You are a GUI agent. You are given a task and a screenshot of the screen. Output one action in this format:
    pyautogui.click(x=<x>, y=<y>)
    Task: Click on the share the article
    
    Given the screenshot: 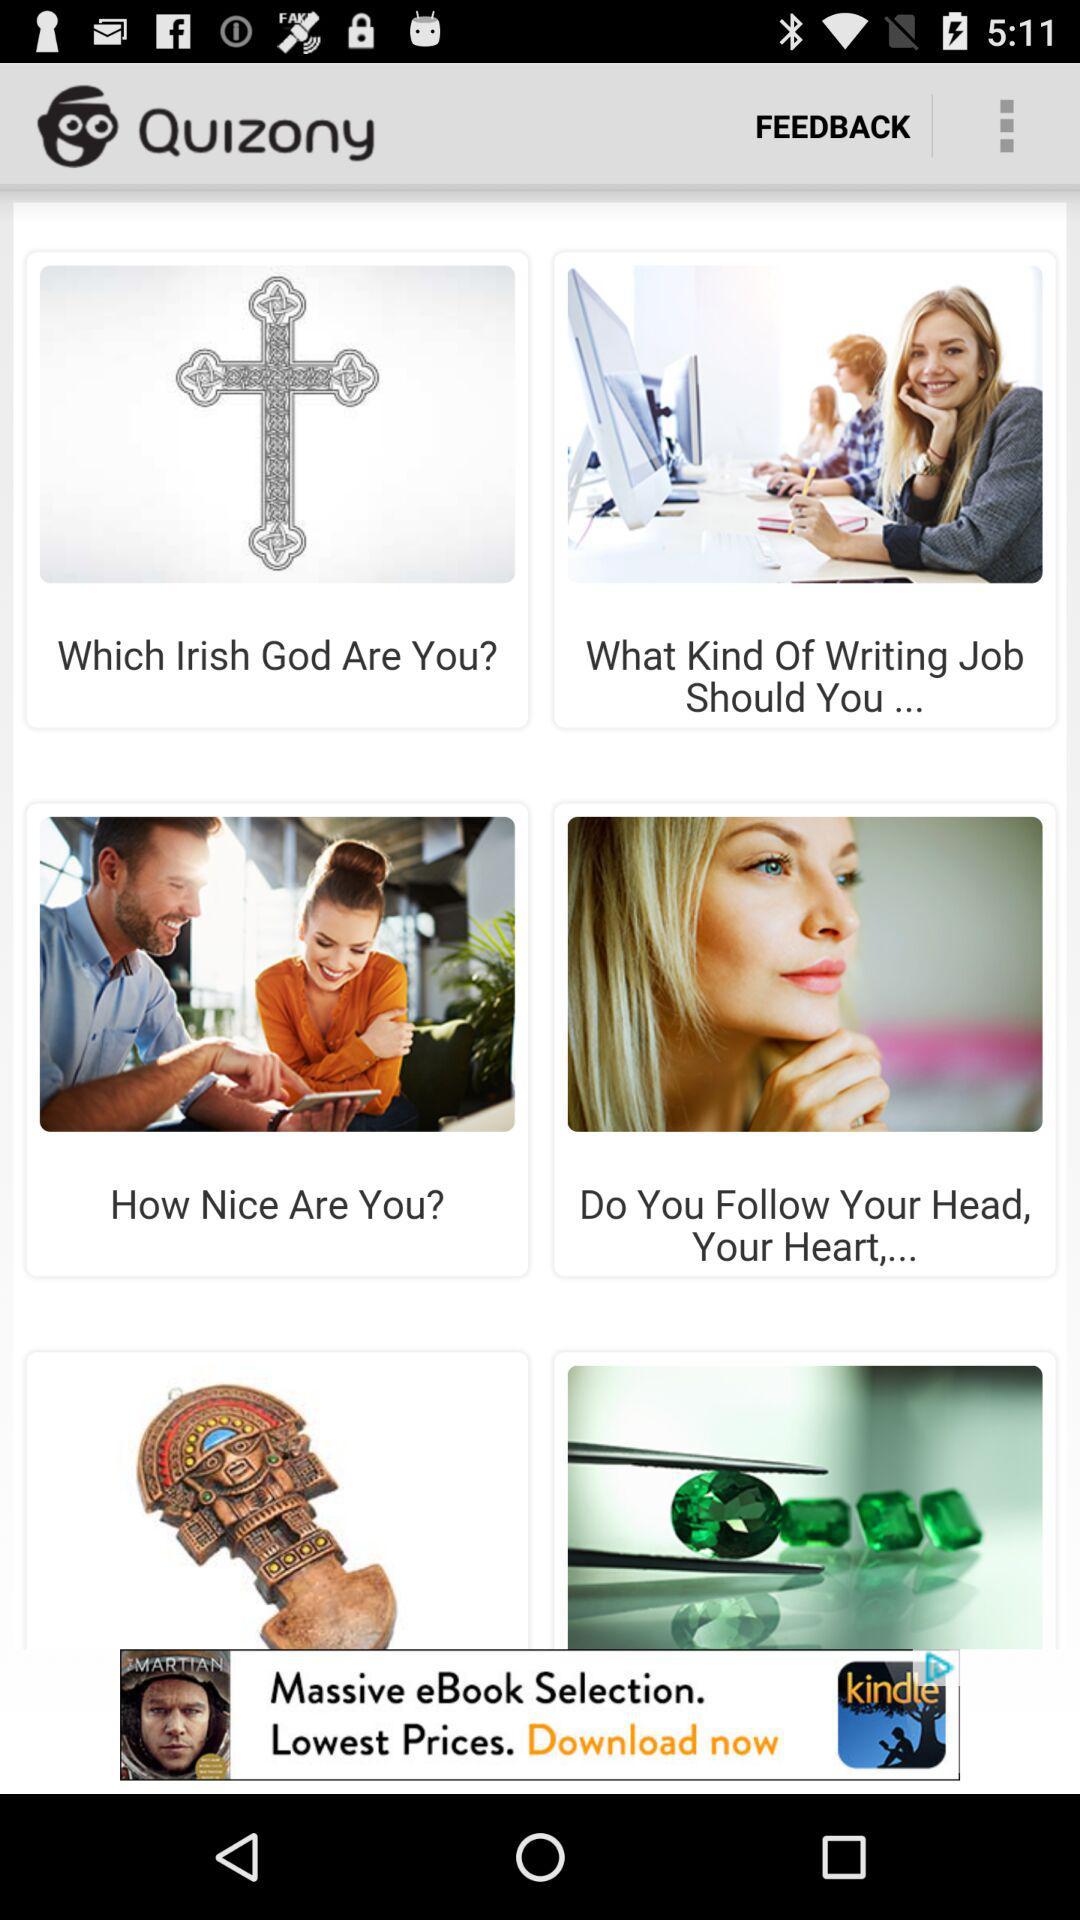 What is the action you would take?
    pyautogui.click(x=540, y=924)
    